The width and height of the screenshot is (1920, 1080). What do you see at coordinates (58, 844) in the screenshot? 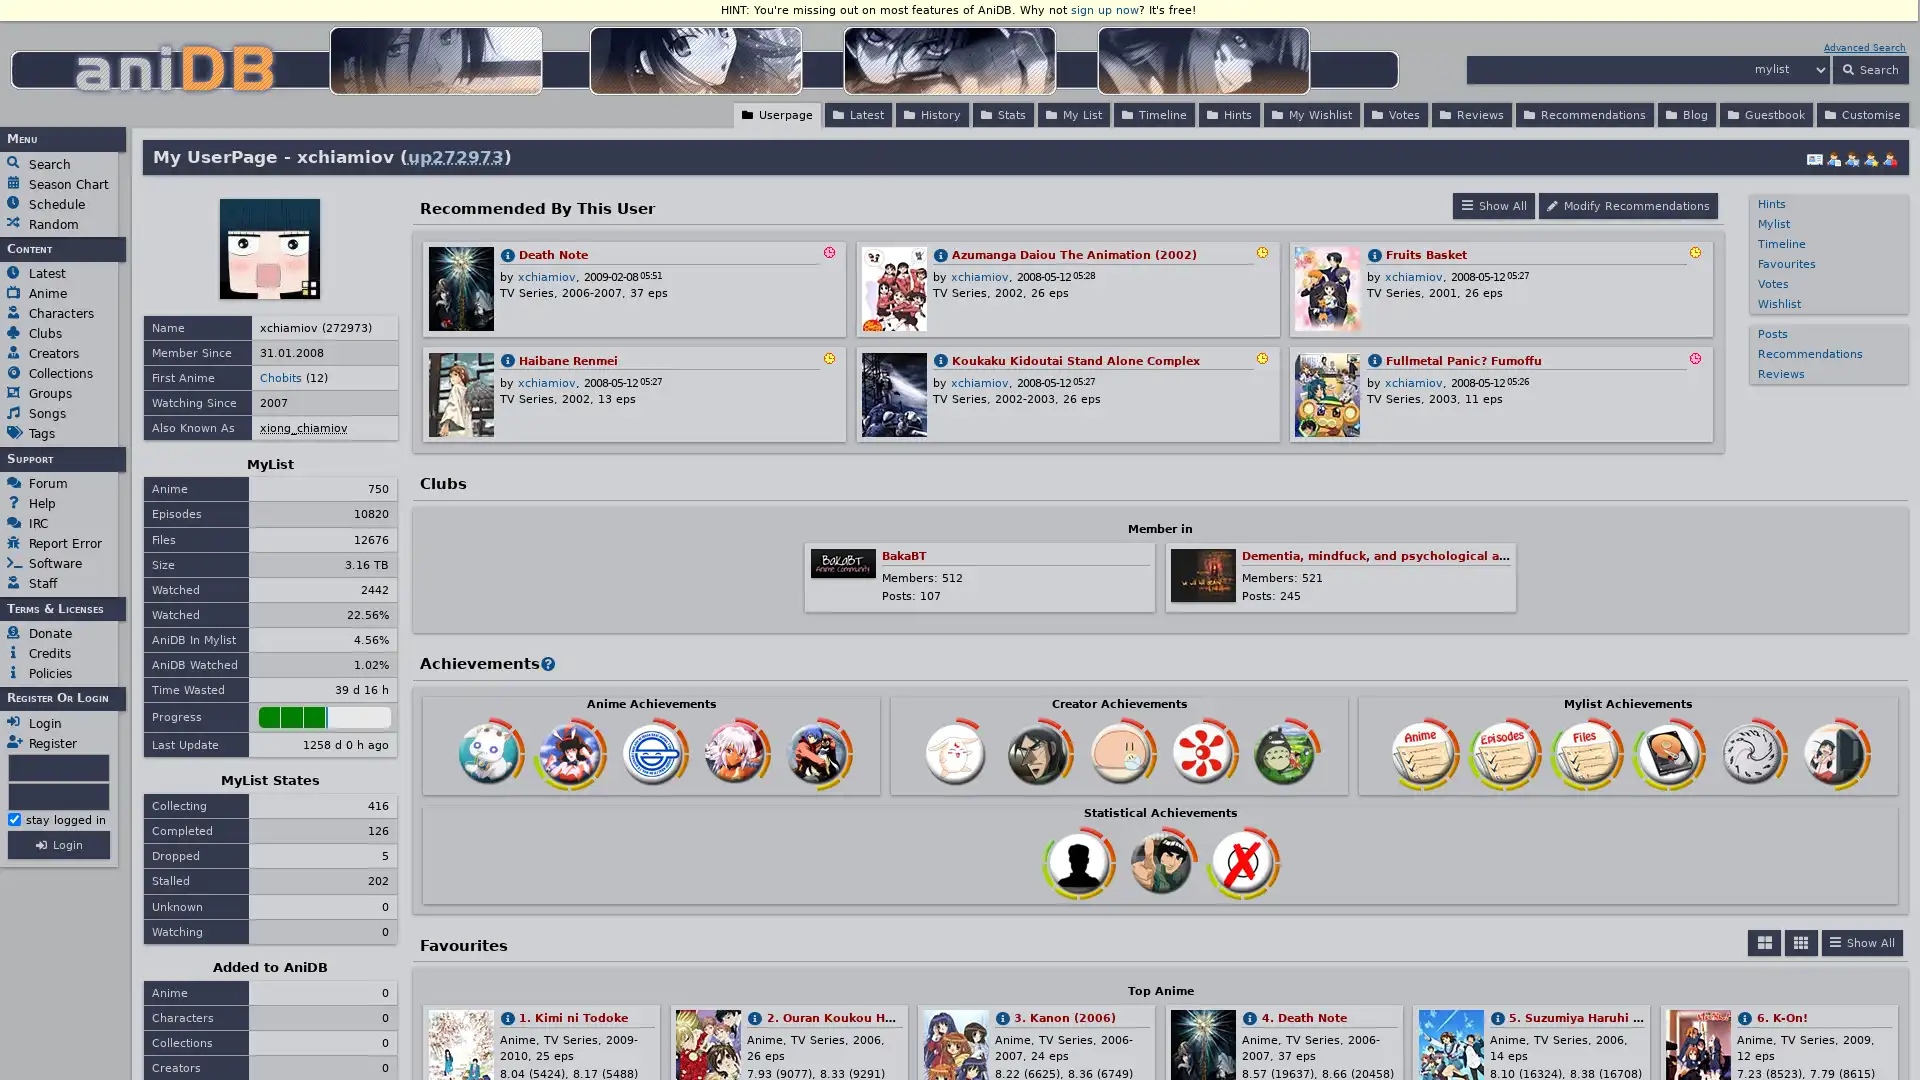
I see `Login` at bounding box center [58, 844].